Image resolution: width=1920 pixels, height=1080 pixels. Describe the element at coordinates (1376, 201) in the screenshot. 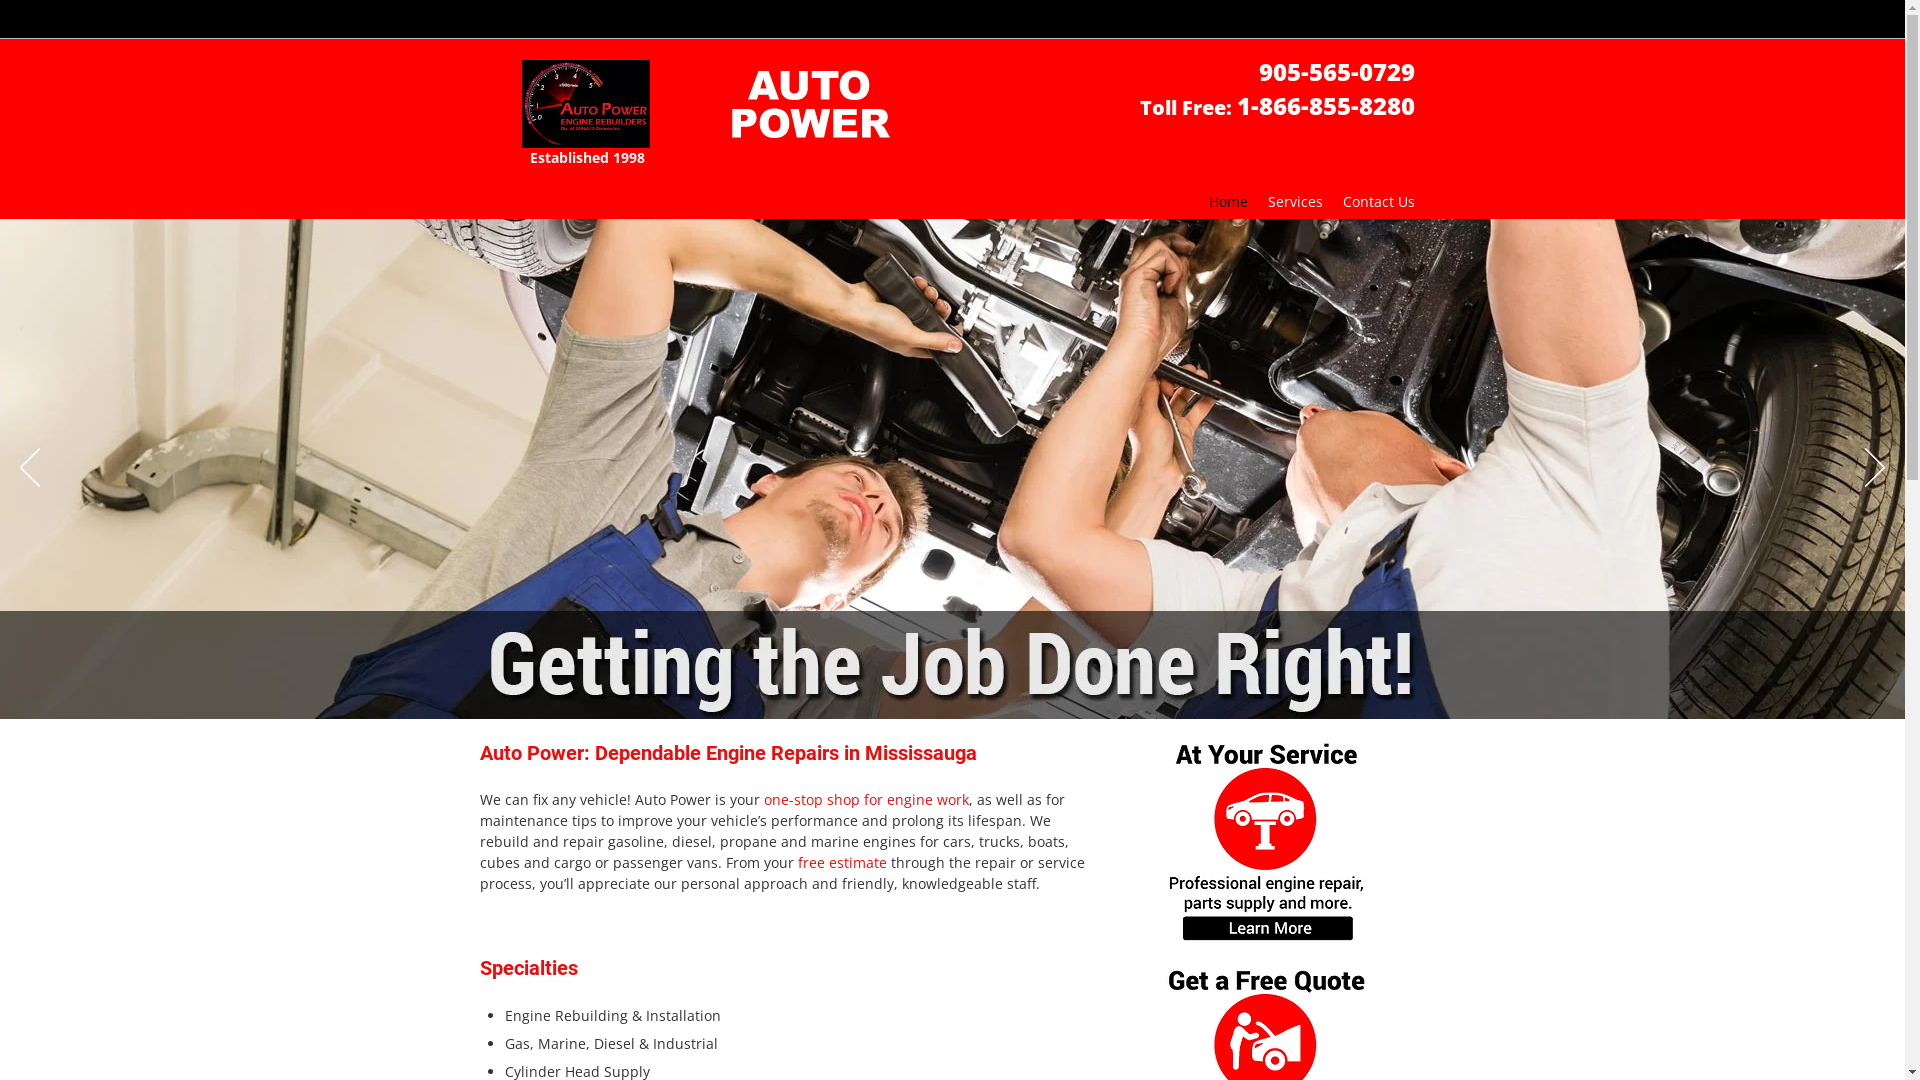

I see `'Contact Us'` at that location.